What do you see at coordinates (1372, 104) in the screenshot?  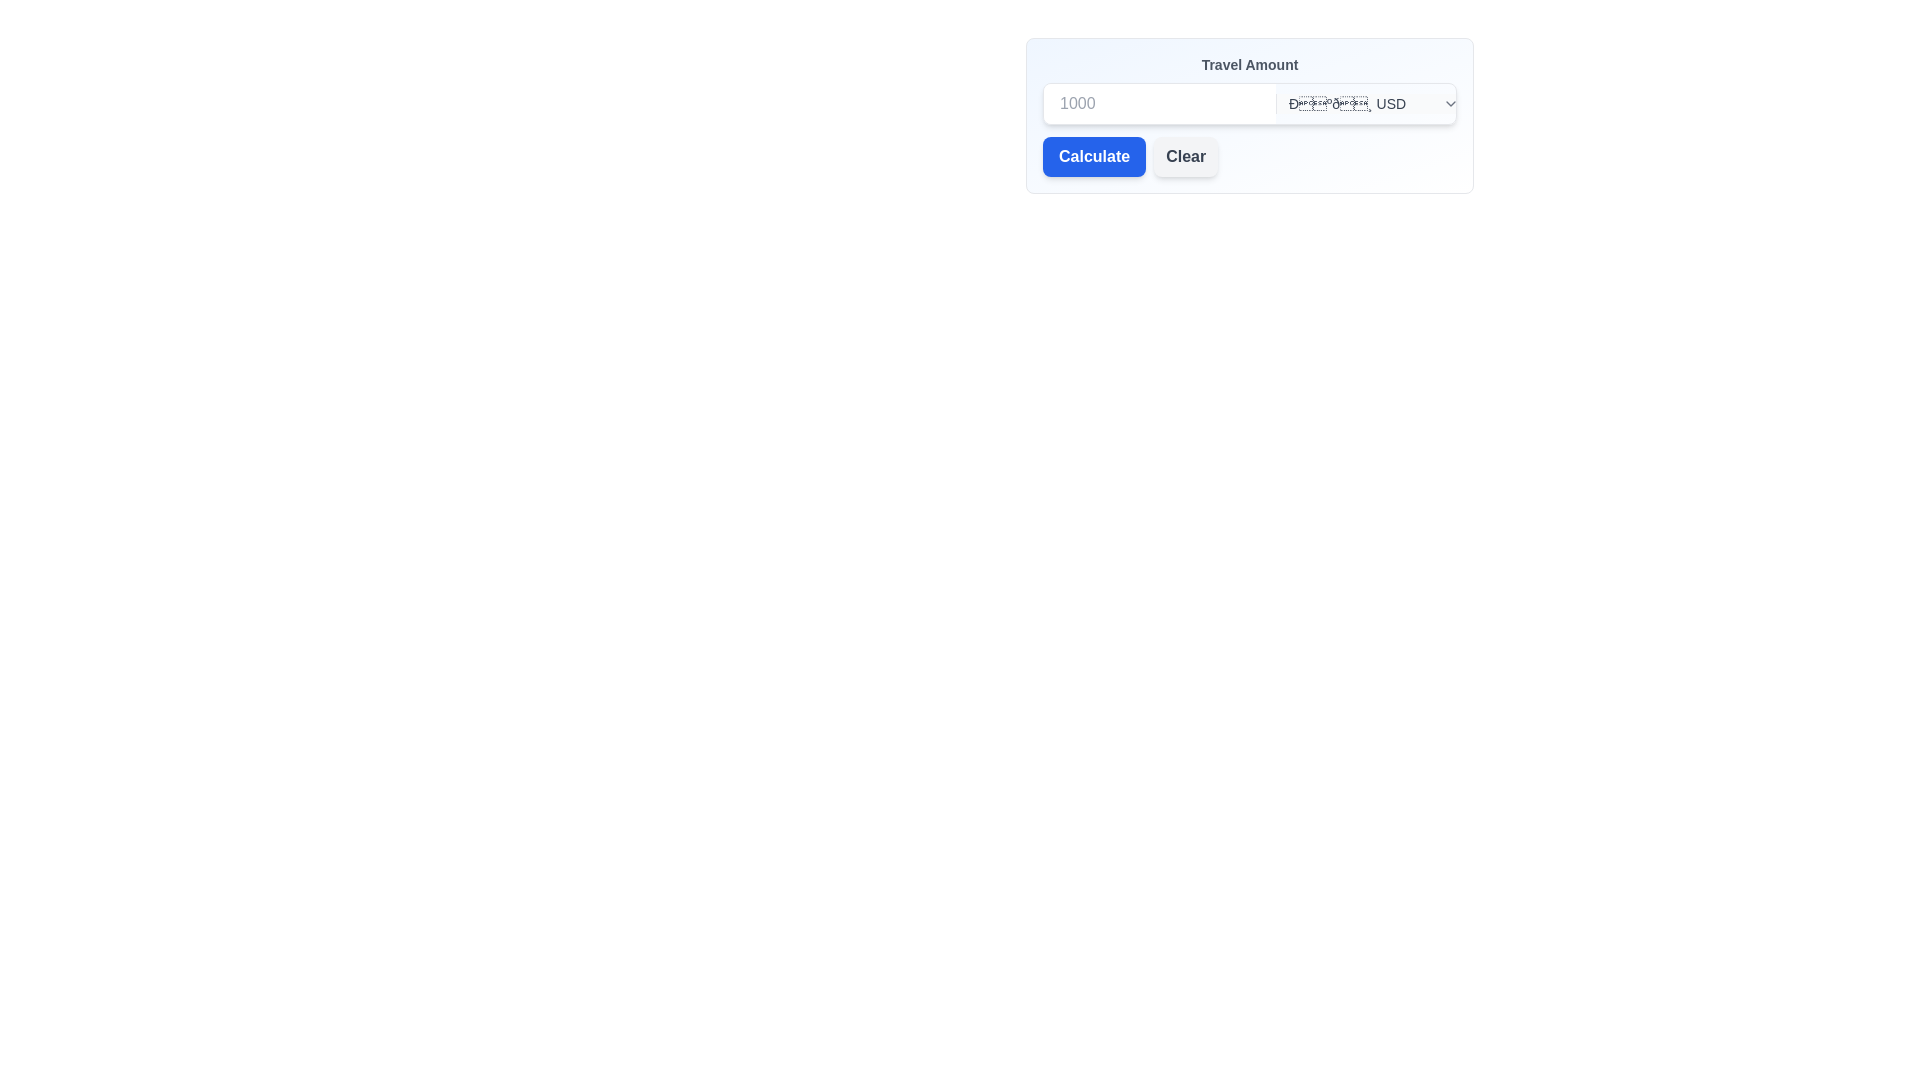 I see `keyboard navigation` at bounding box center [1372, 104].